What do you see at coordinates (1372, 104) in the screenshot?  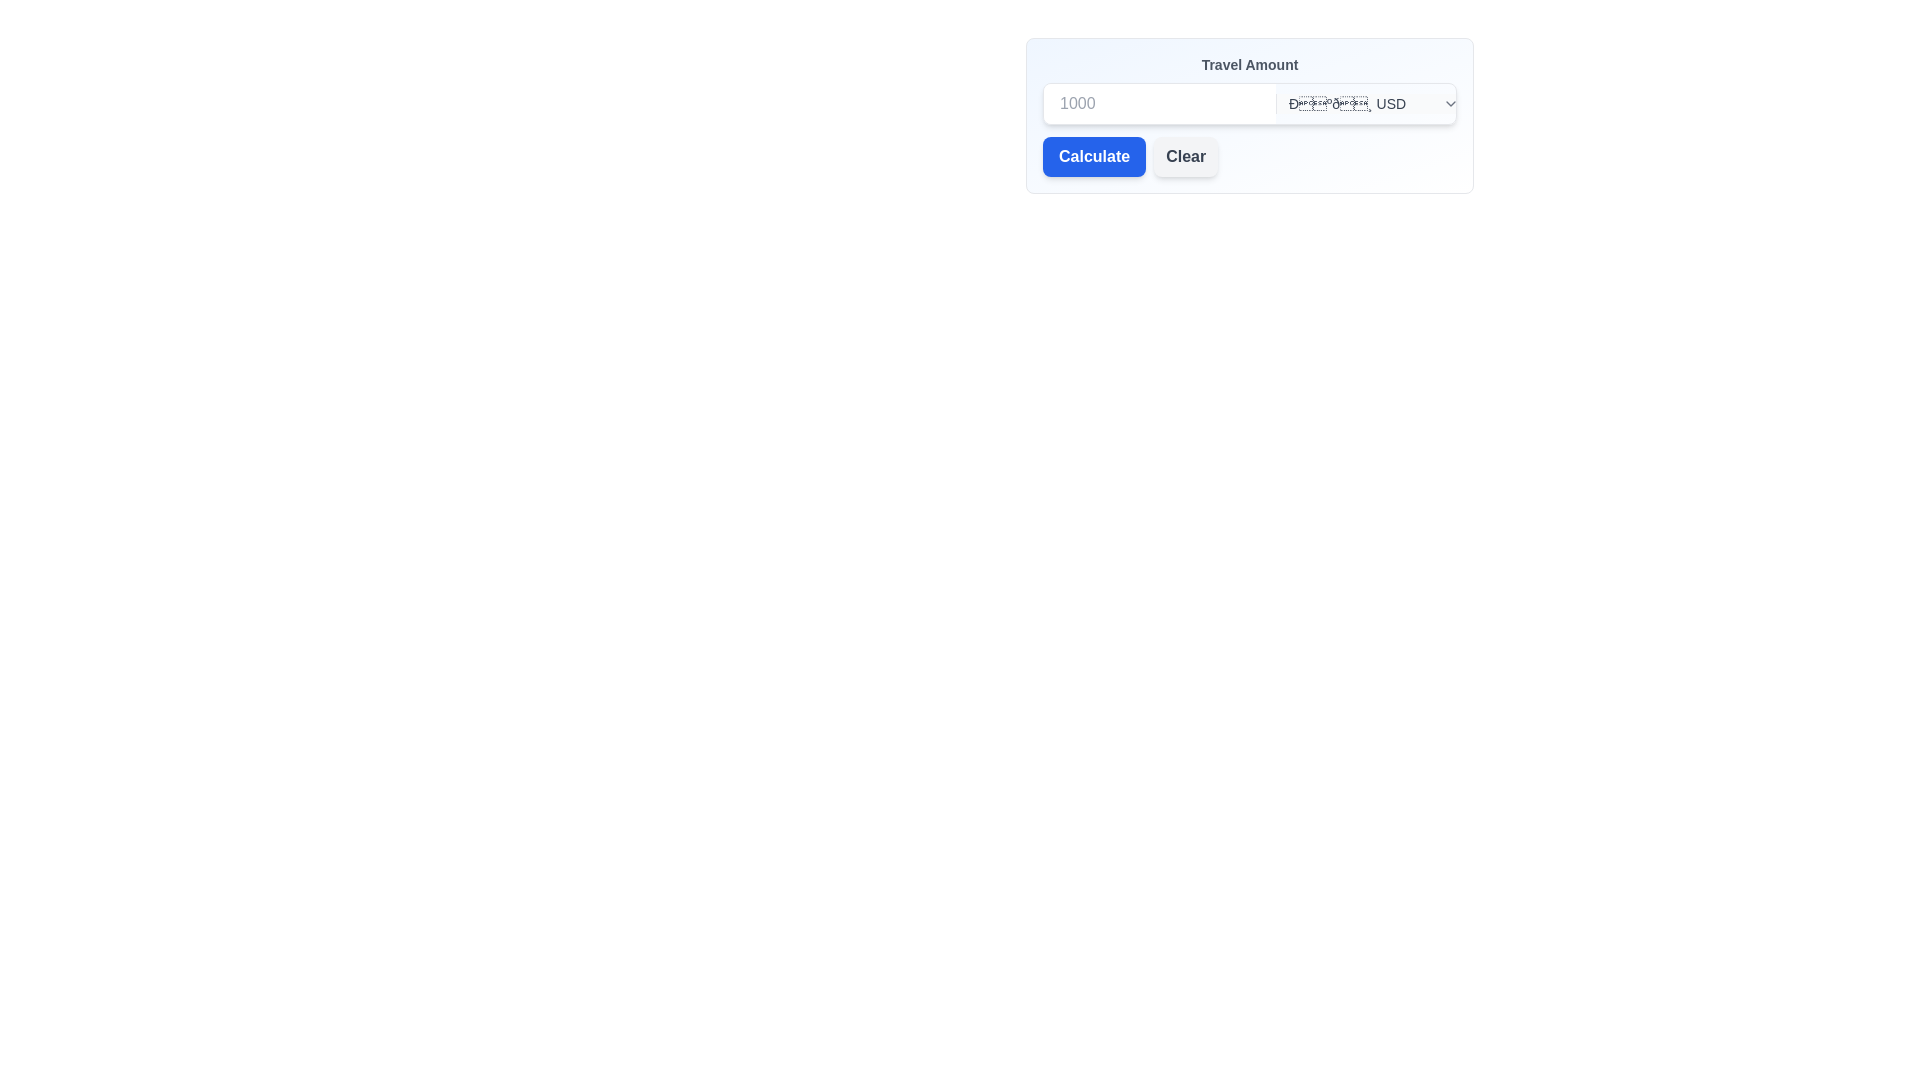 I see `keyboard navigation` at bounding box center [1372, 104].